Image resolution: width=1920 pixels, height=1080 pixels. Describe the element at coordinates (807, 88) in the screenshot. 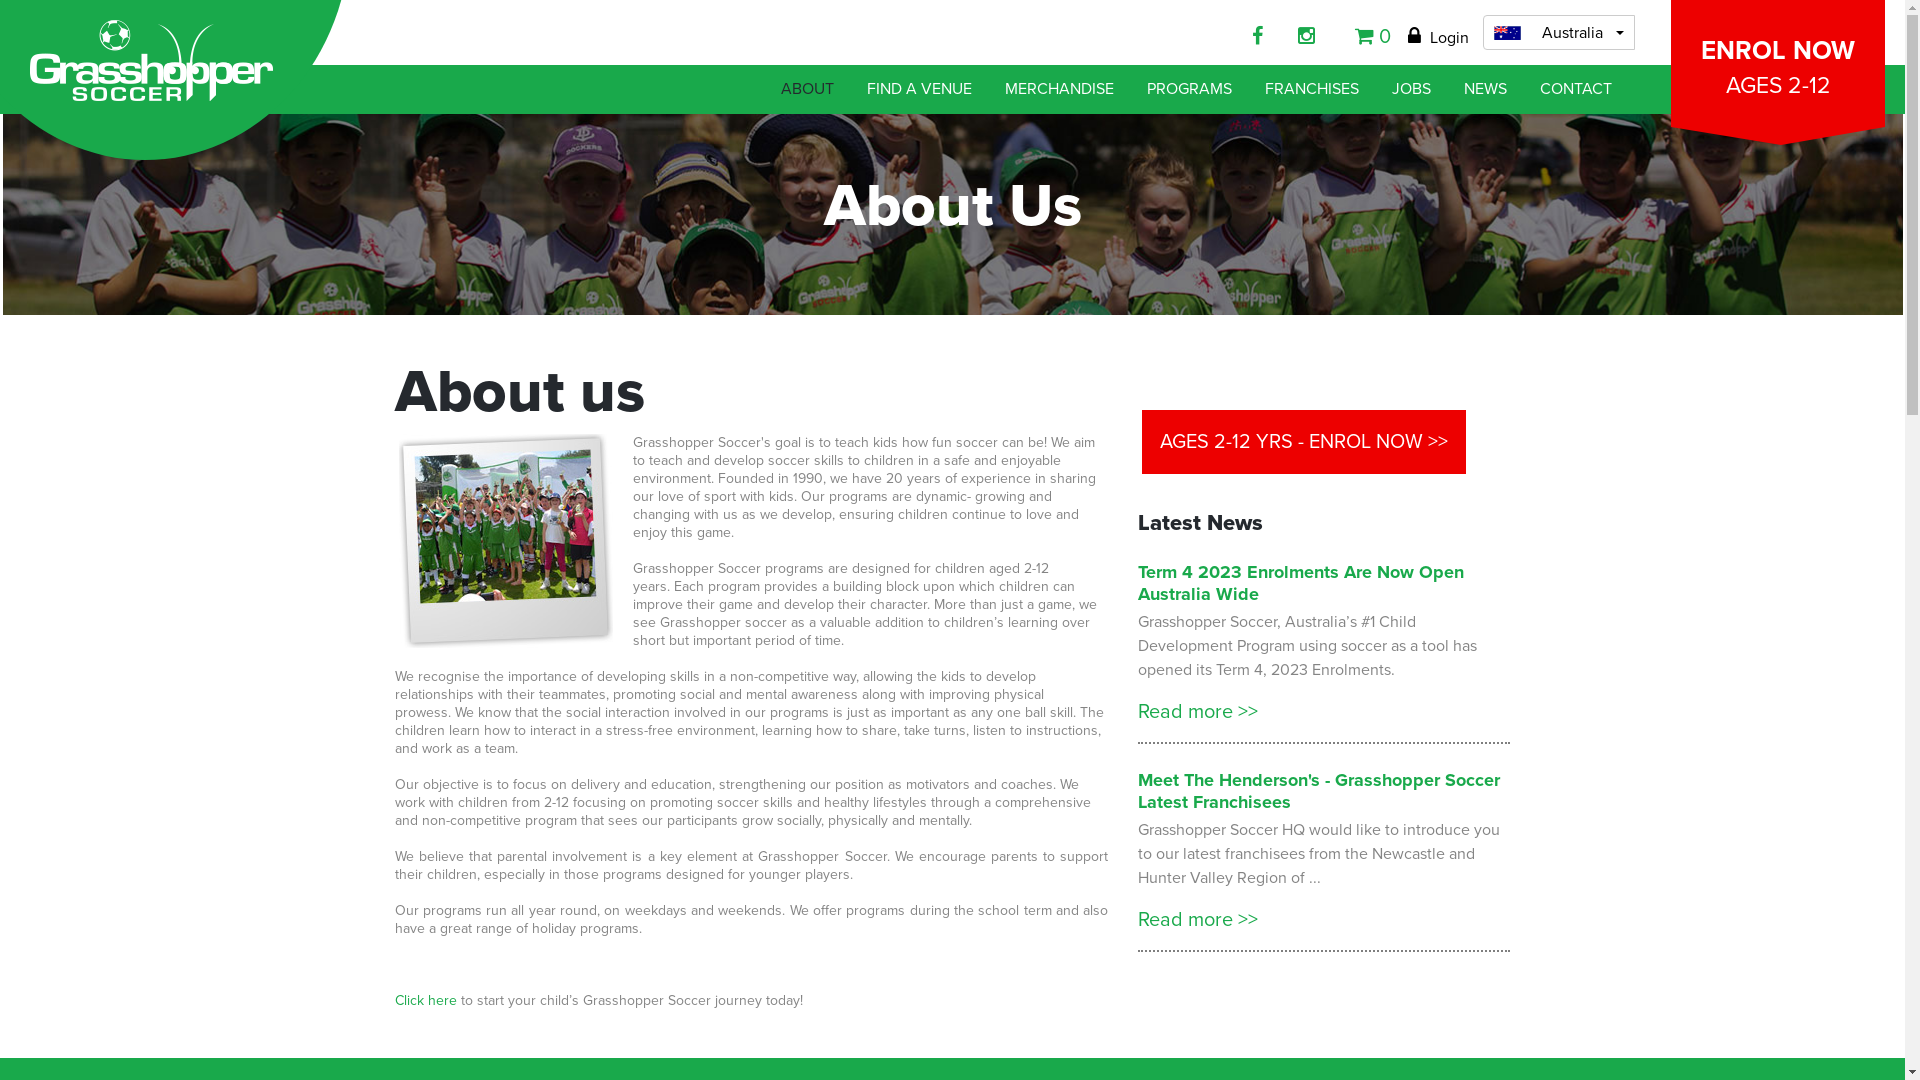

I see `'ABOUT'` at that location.